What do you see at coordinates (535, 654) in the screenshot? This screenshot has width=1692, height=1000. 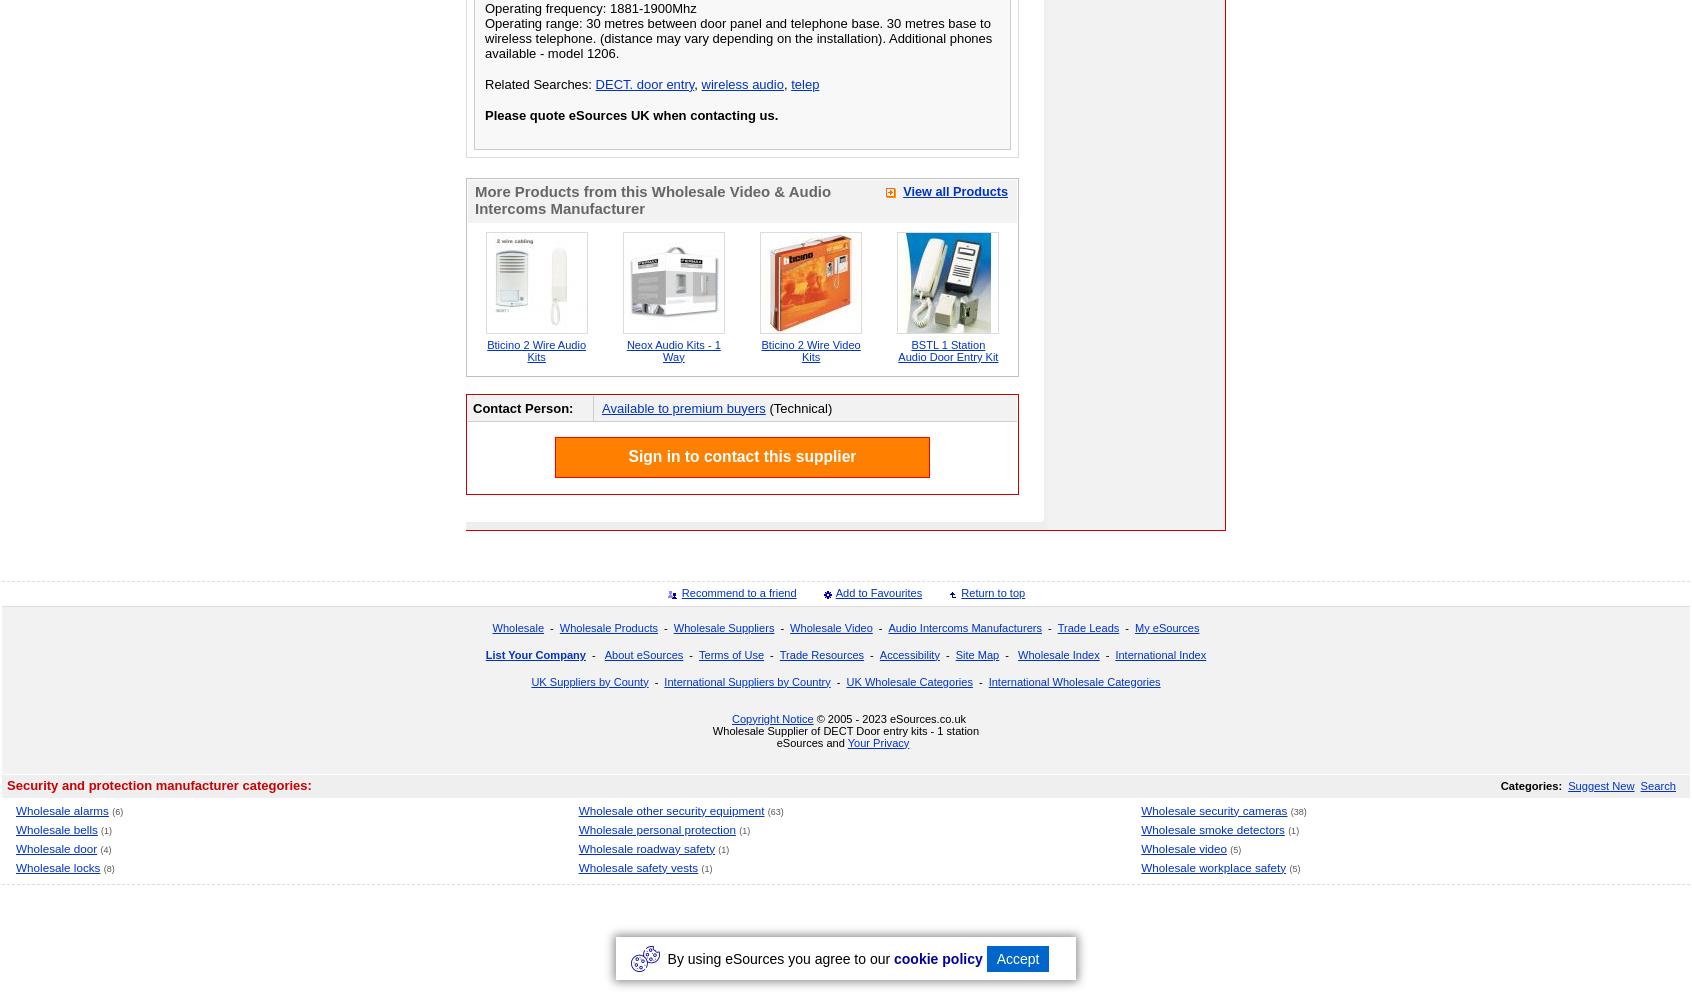 I see `'List Your Company'` at bounding box center [535, 654].